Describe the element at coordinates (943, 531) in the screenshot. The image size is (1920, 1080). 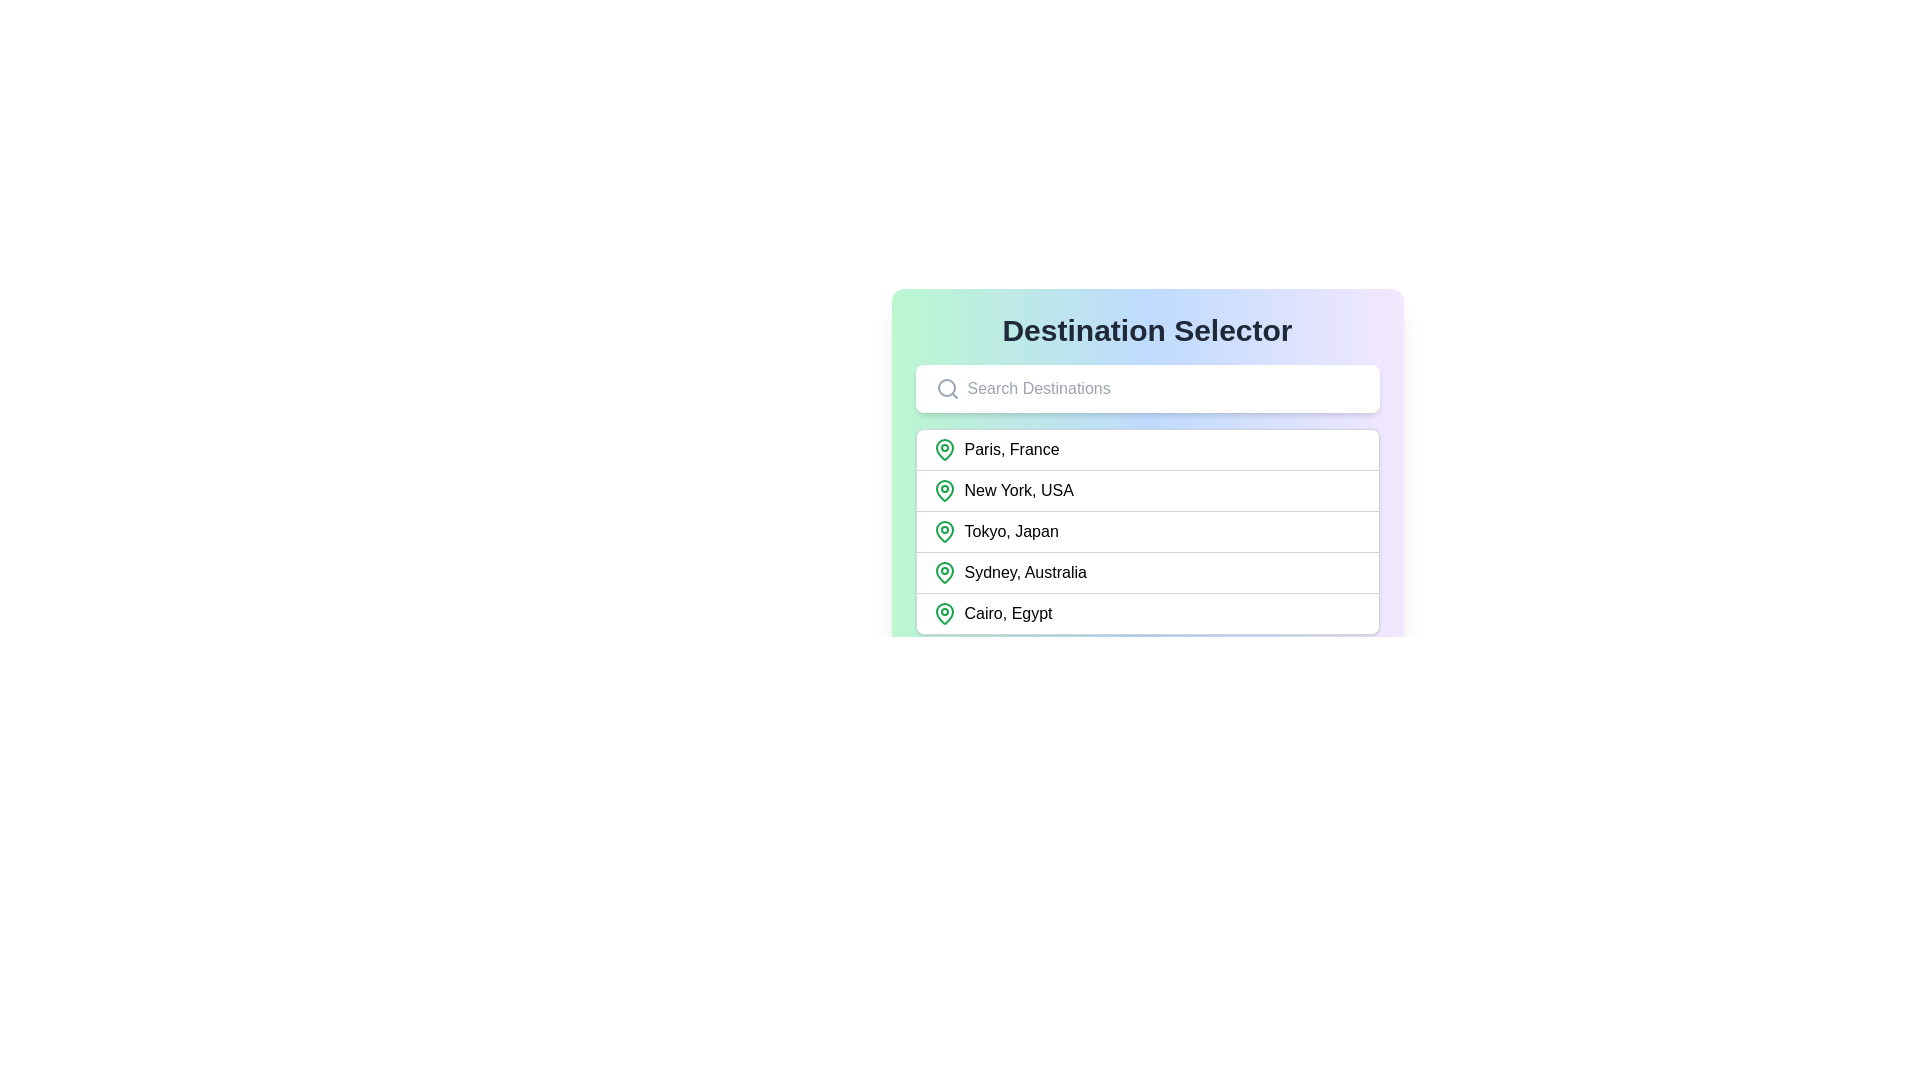
I see `the map pin icon marking the location for 'Tokyo, Japan', which is located to the left of the text label in the third row of the destination list below the 'Destination Selector' search bar` at that location.